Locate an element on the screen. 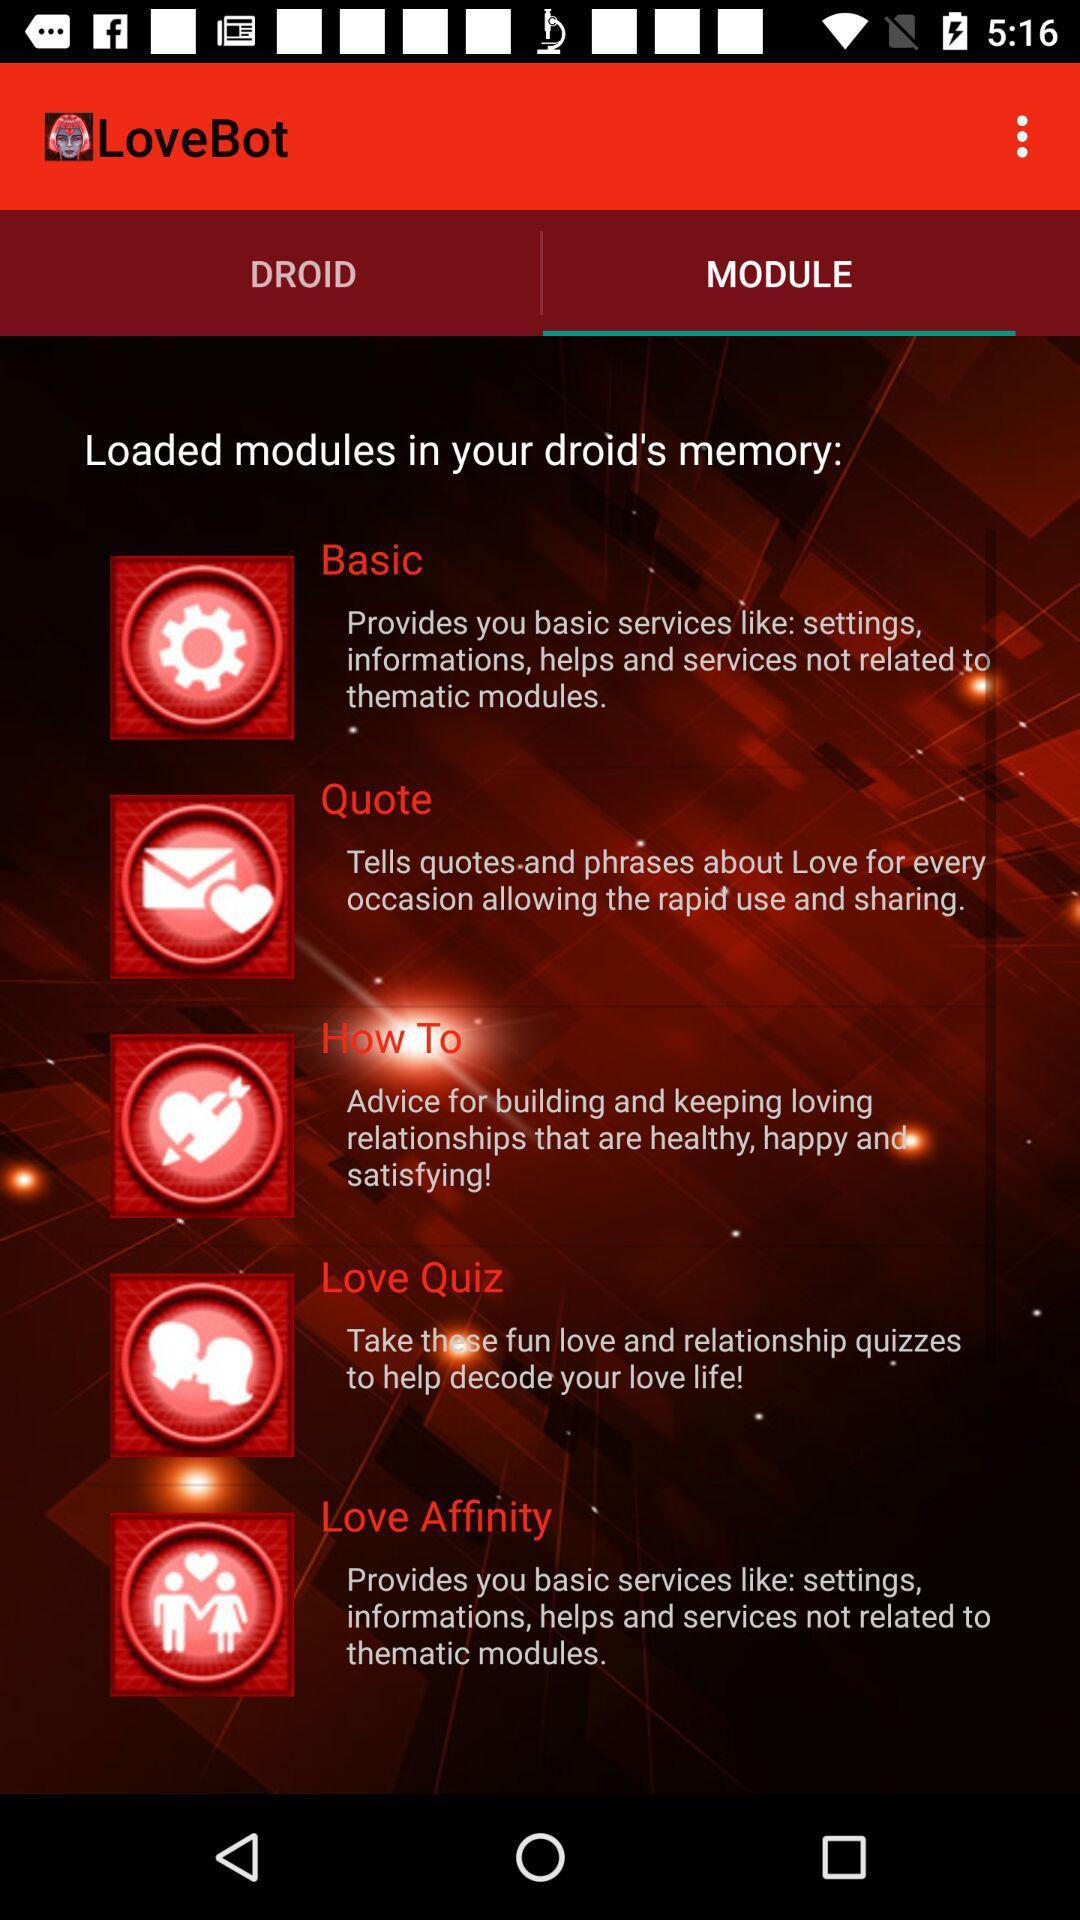  the icon above advice for building is located at coordinates (658, 1042).